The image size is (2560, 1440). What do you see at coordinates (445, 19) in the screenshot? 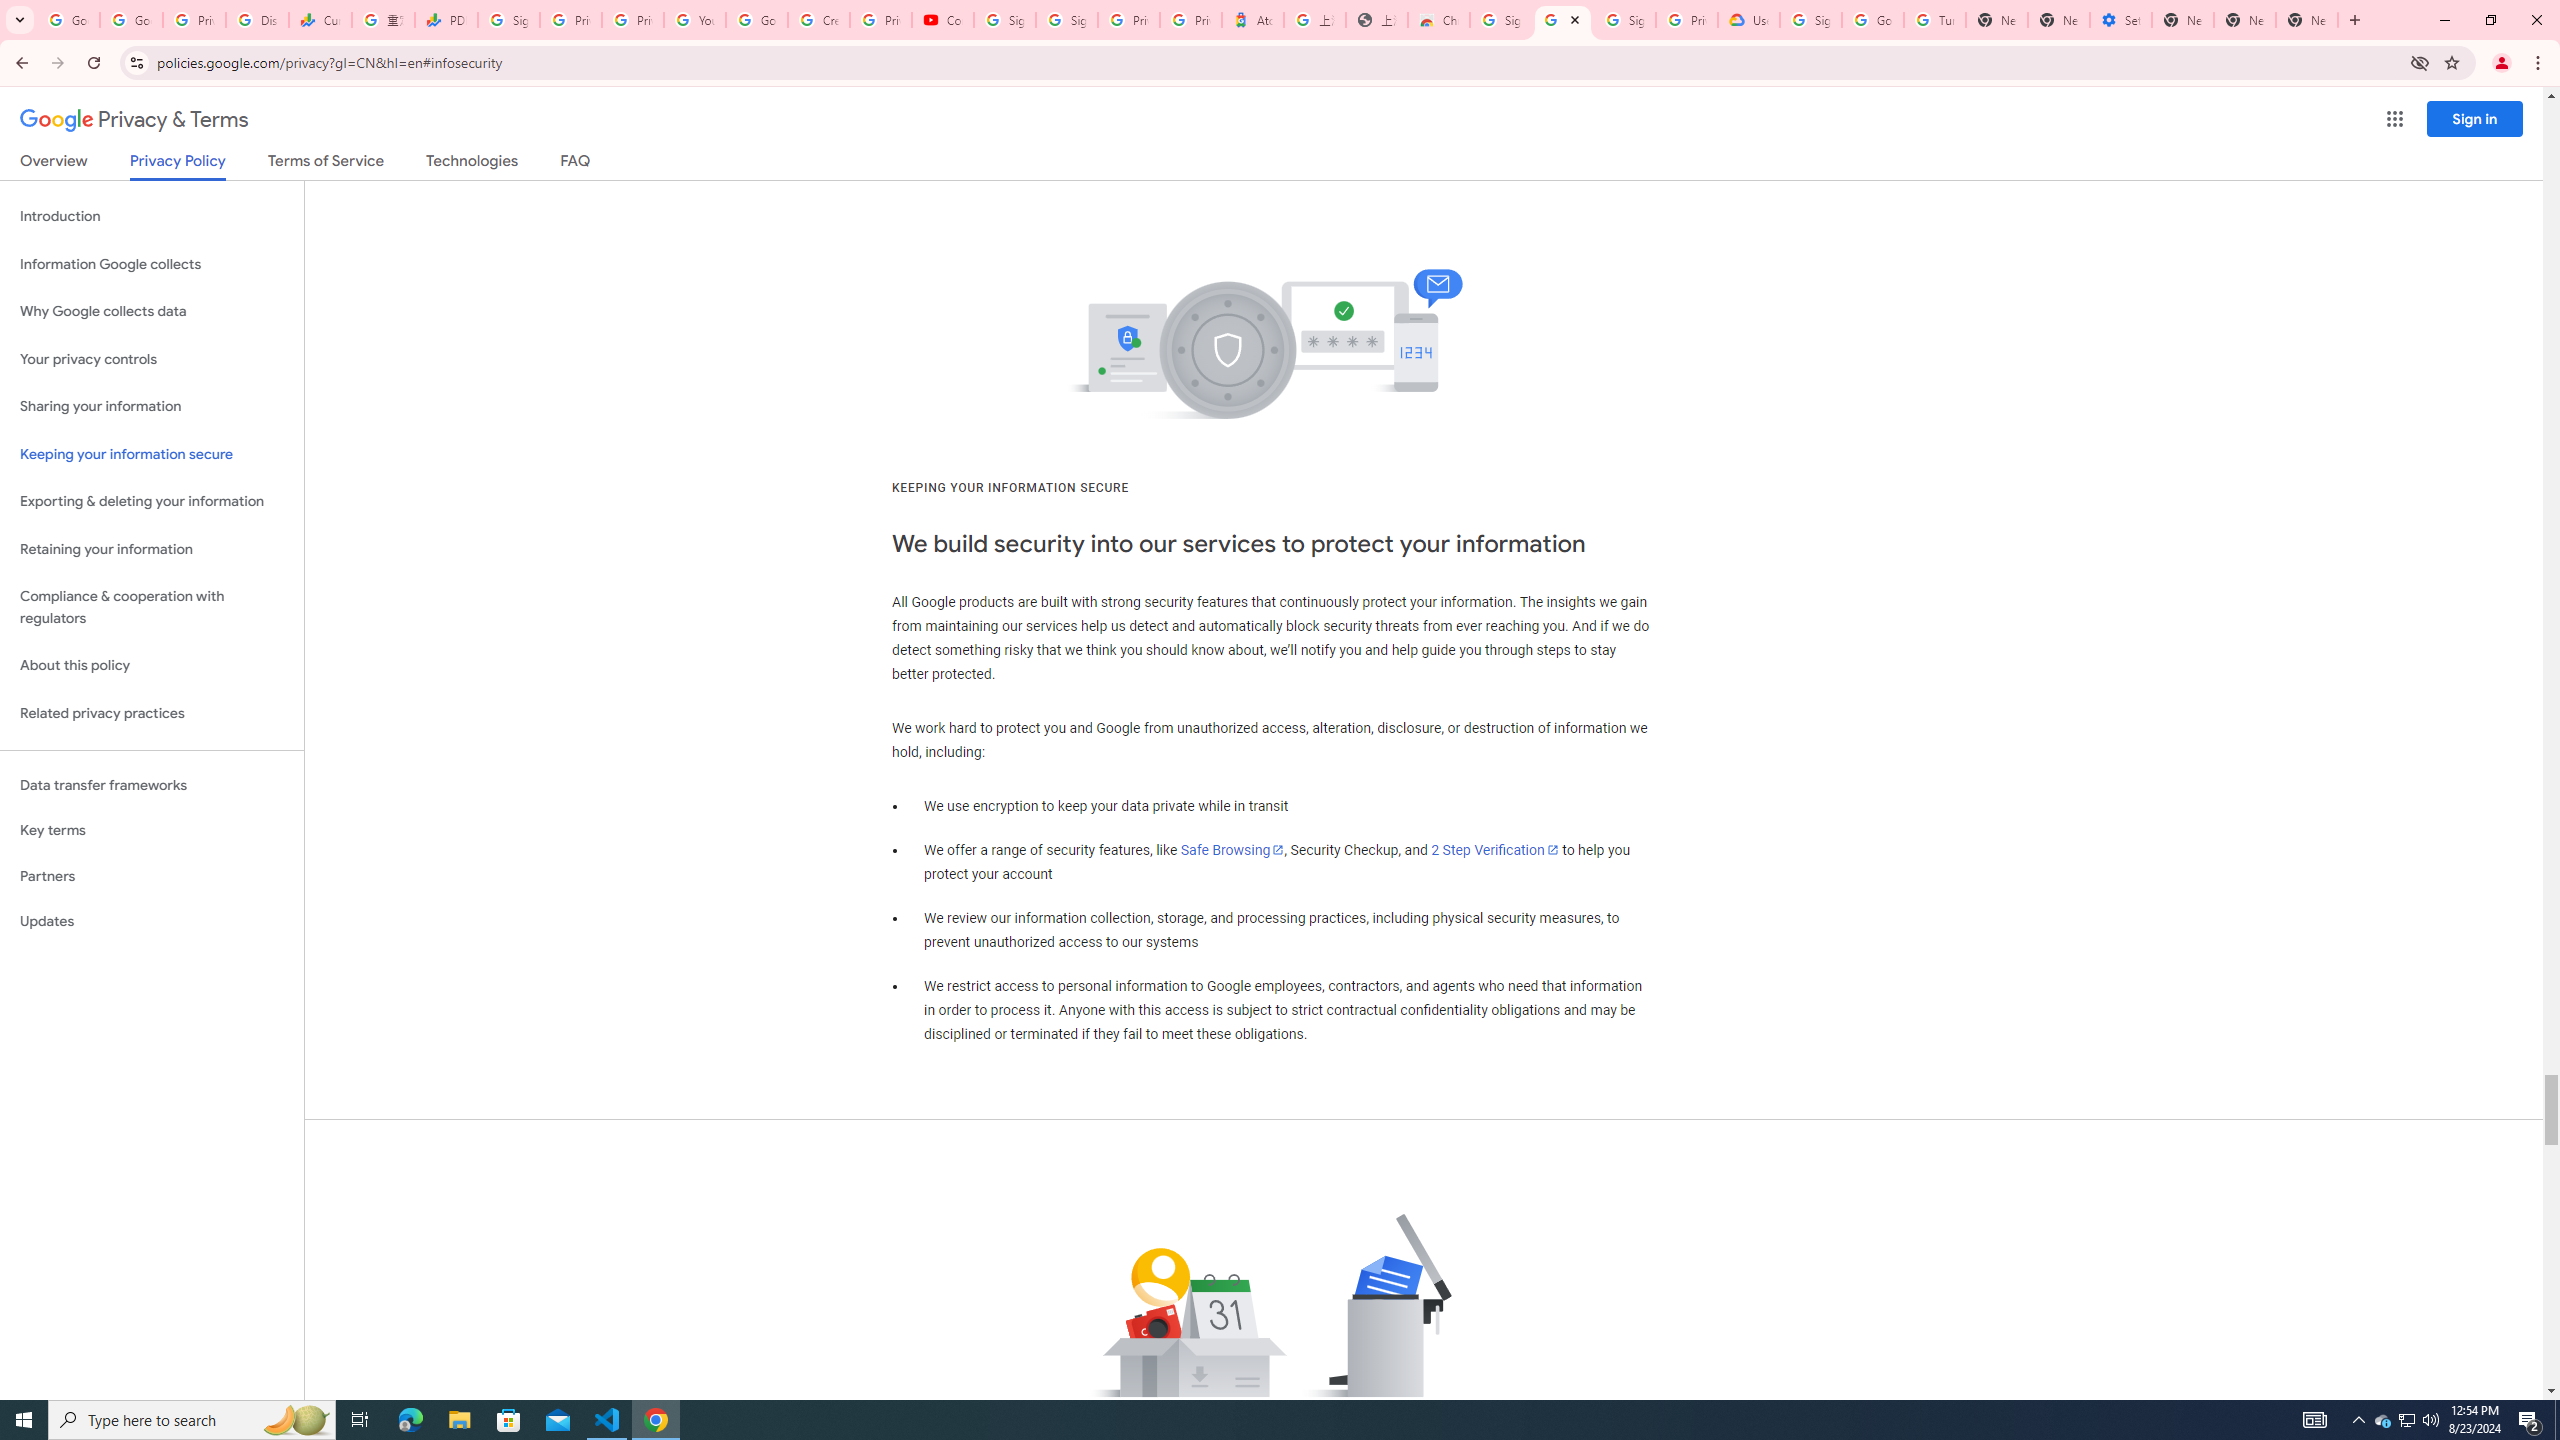
I see `'PDD Holdings Inc - ADR (PDD) Price & News - Google Finance'` at bounding box center [445, 19].